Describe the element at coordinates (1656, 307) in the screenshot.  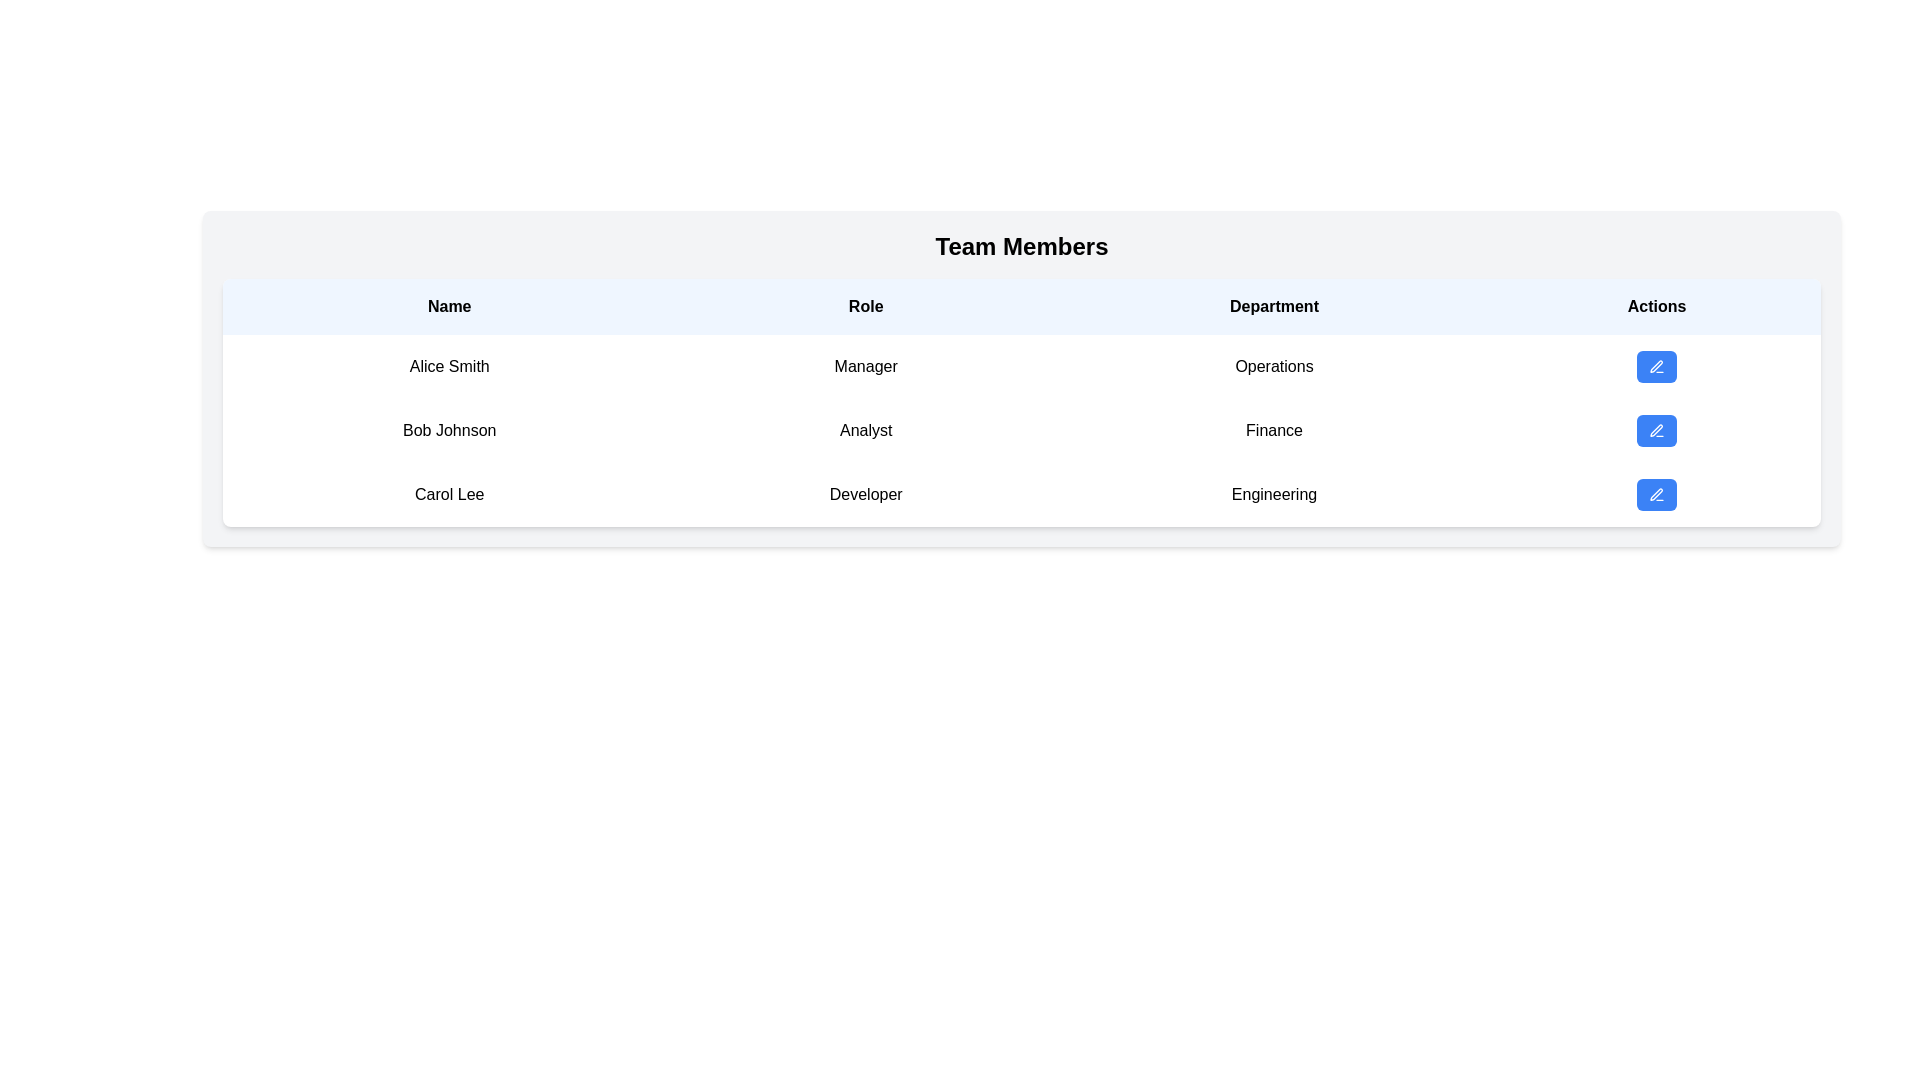
I see `the static text header that serves as the fourth column header in the table, indicating actions or operations related to the rows beneath it` at that location.